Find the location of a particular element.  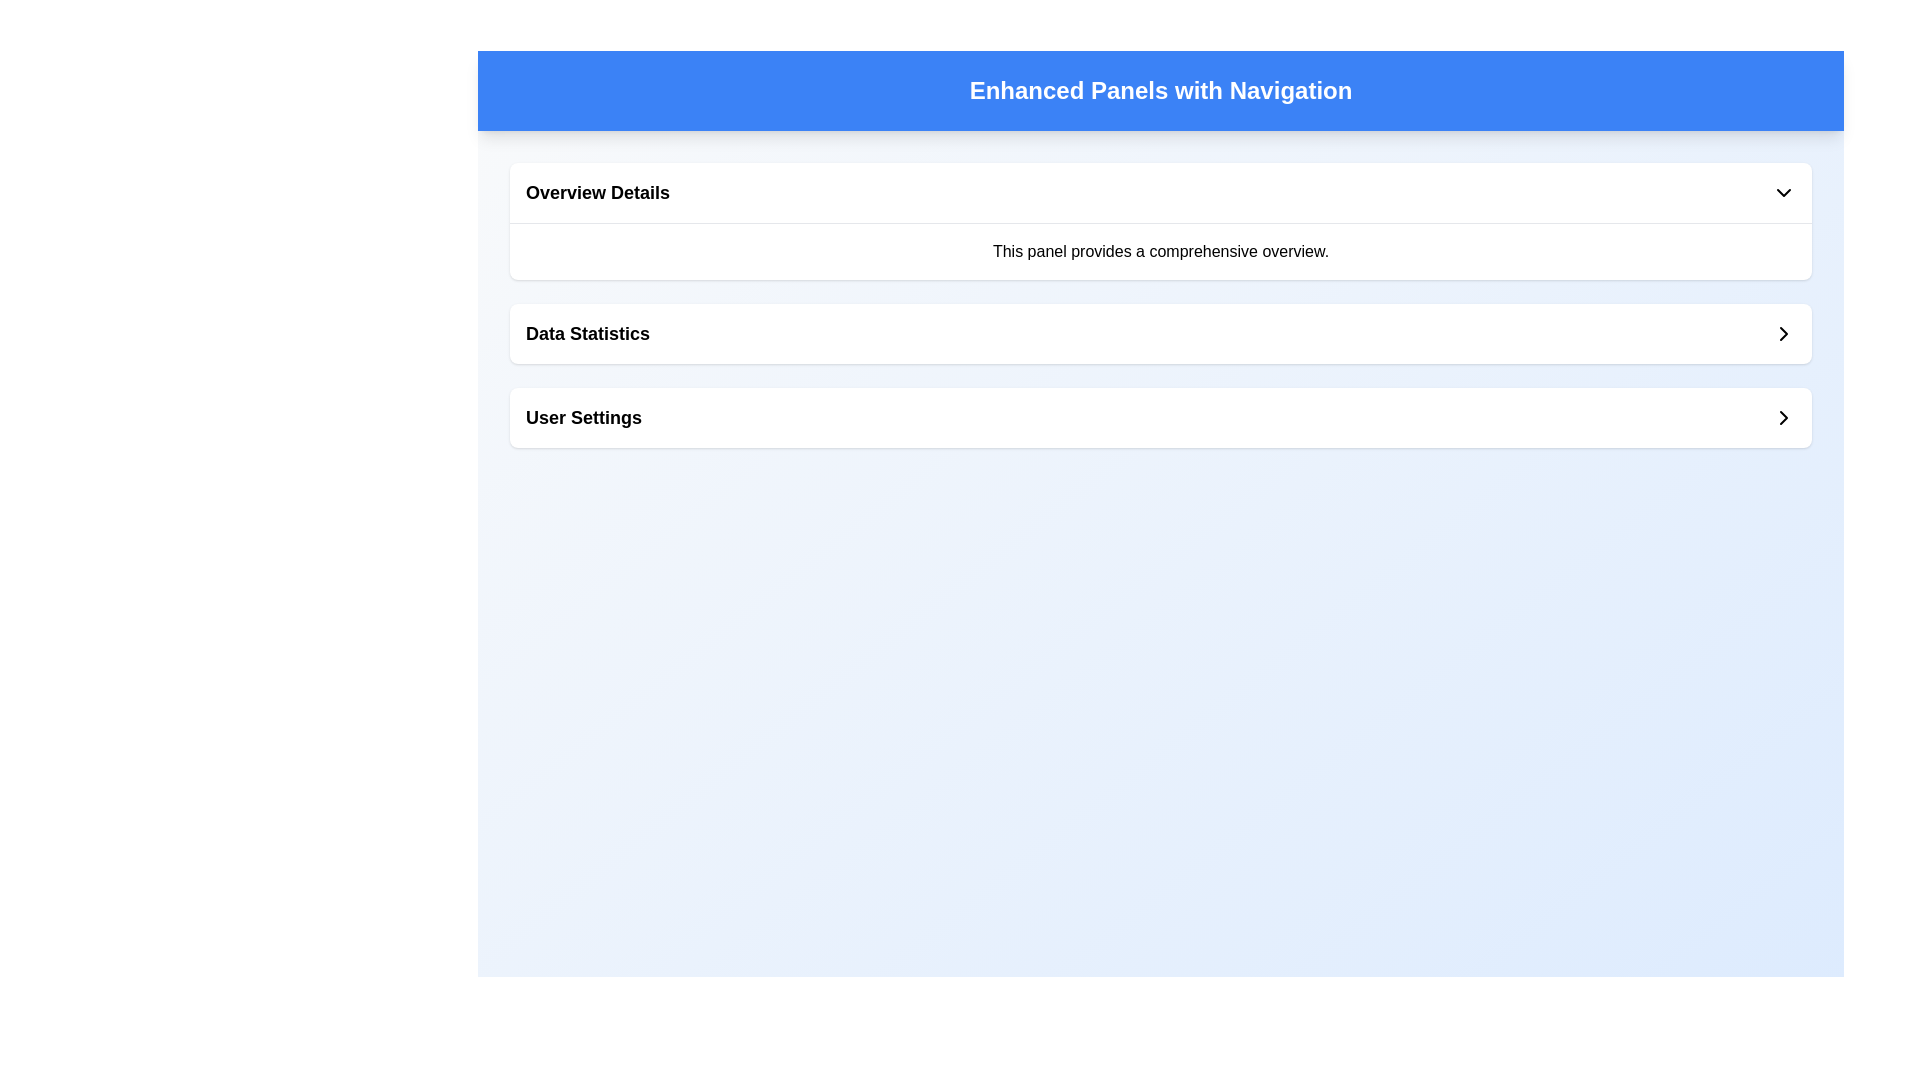

the icon located at the far right end of the 'User Settings' row is located at coordinates (1784, 416).